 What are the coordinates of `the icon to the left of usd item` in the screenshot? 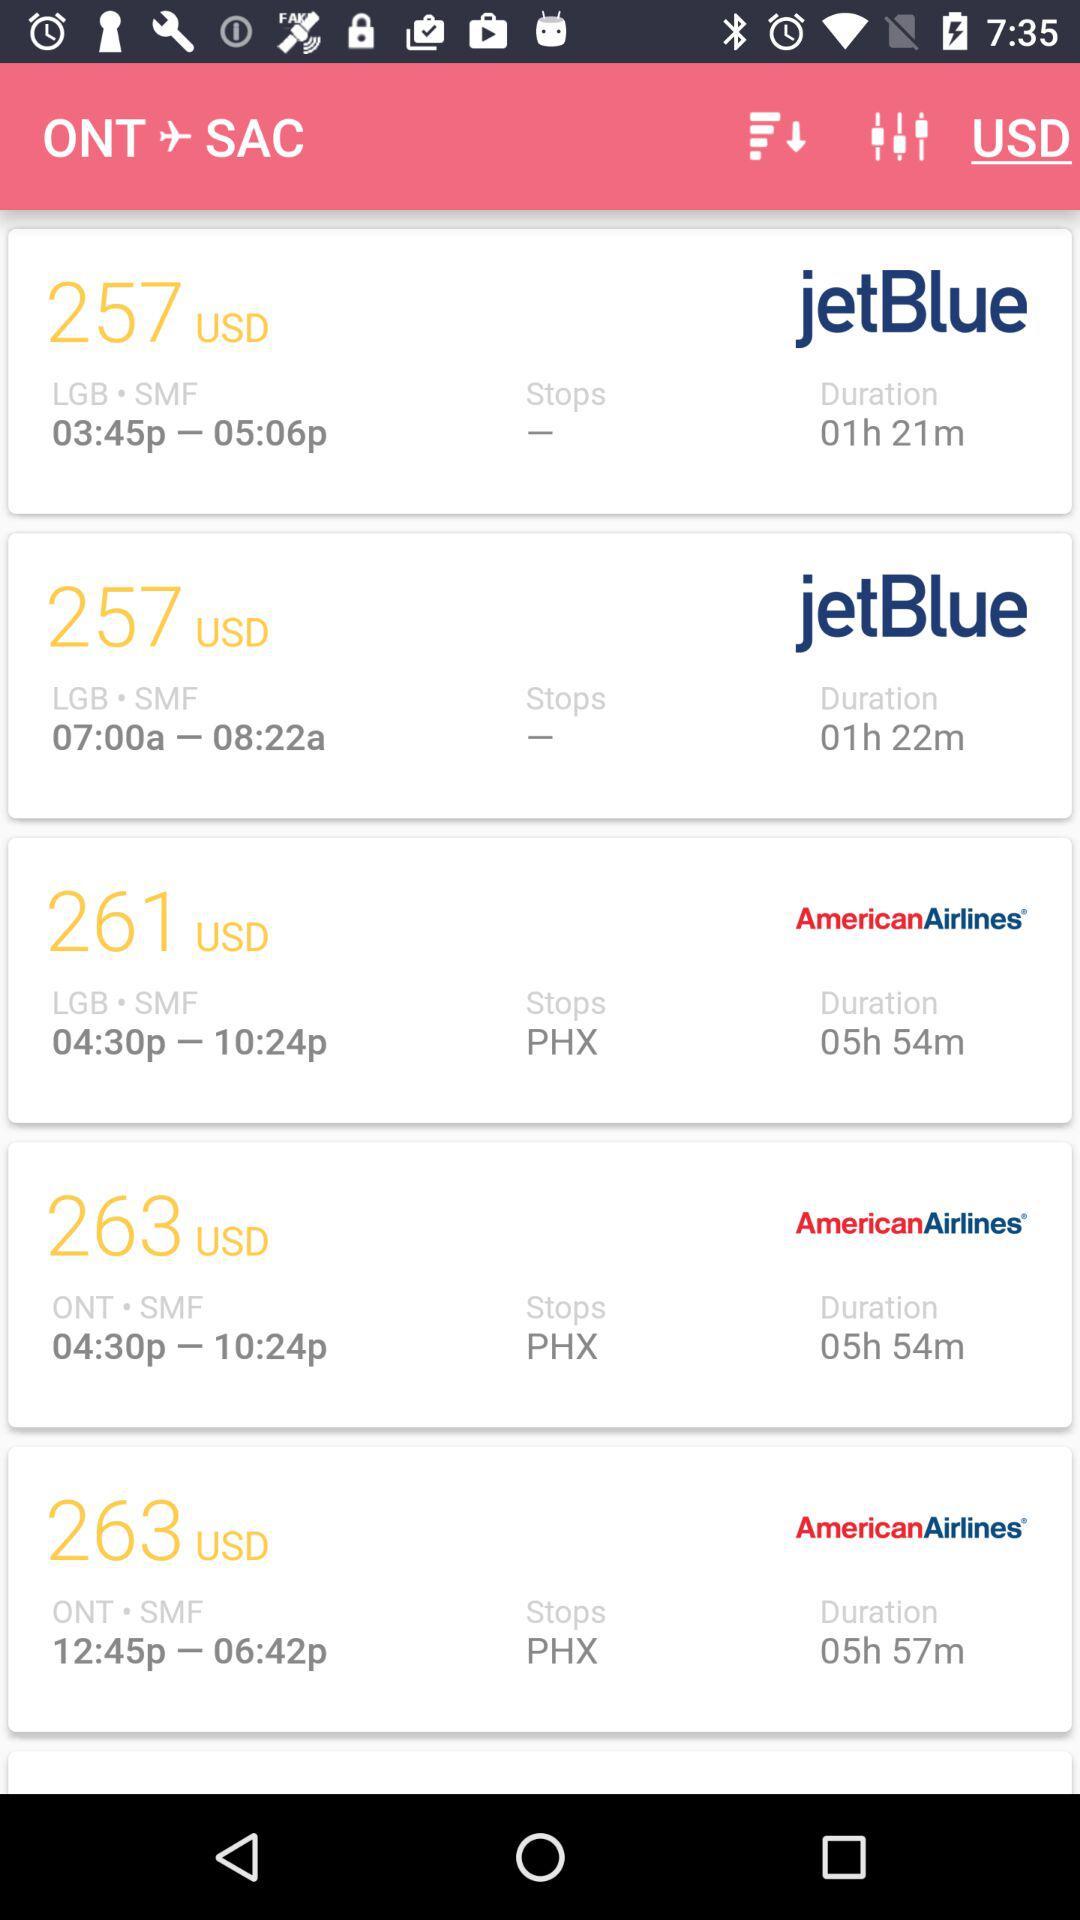 It's located at (898, 135).